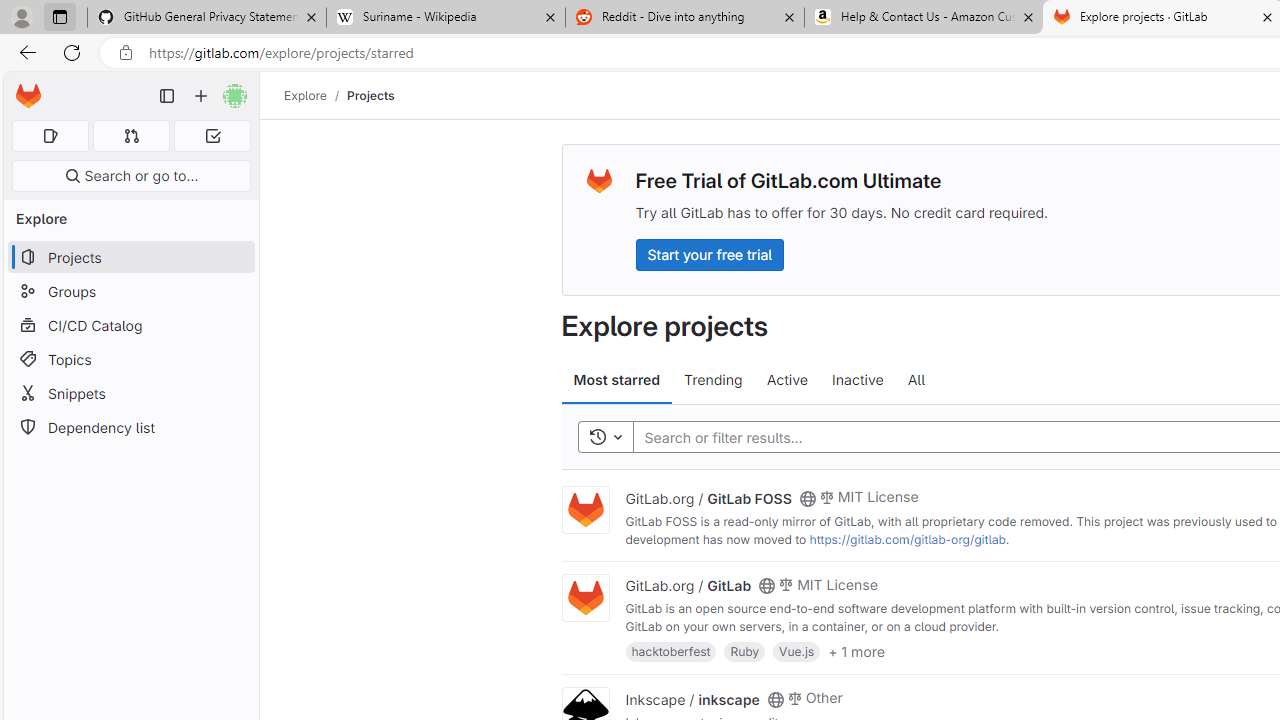 Image resolution: width=1280 pixels, height=720 pixels. I want to click on 'https://gitlab.com/gitlab-org/gitlab', so click(906, 538).